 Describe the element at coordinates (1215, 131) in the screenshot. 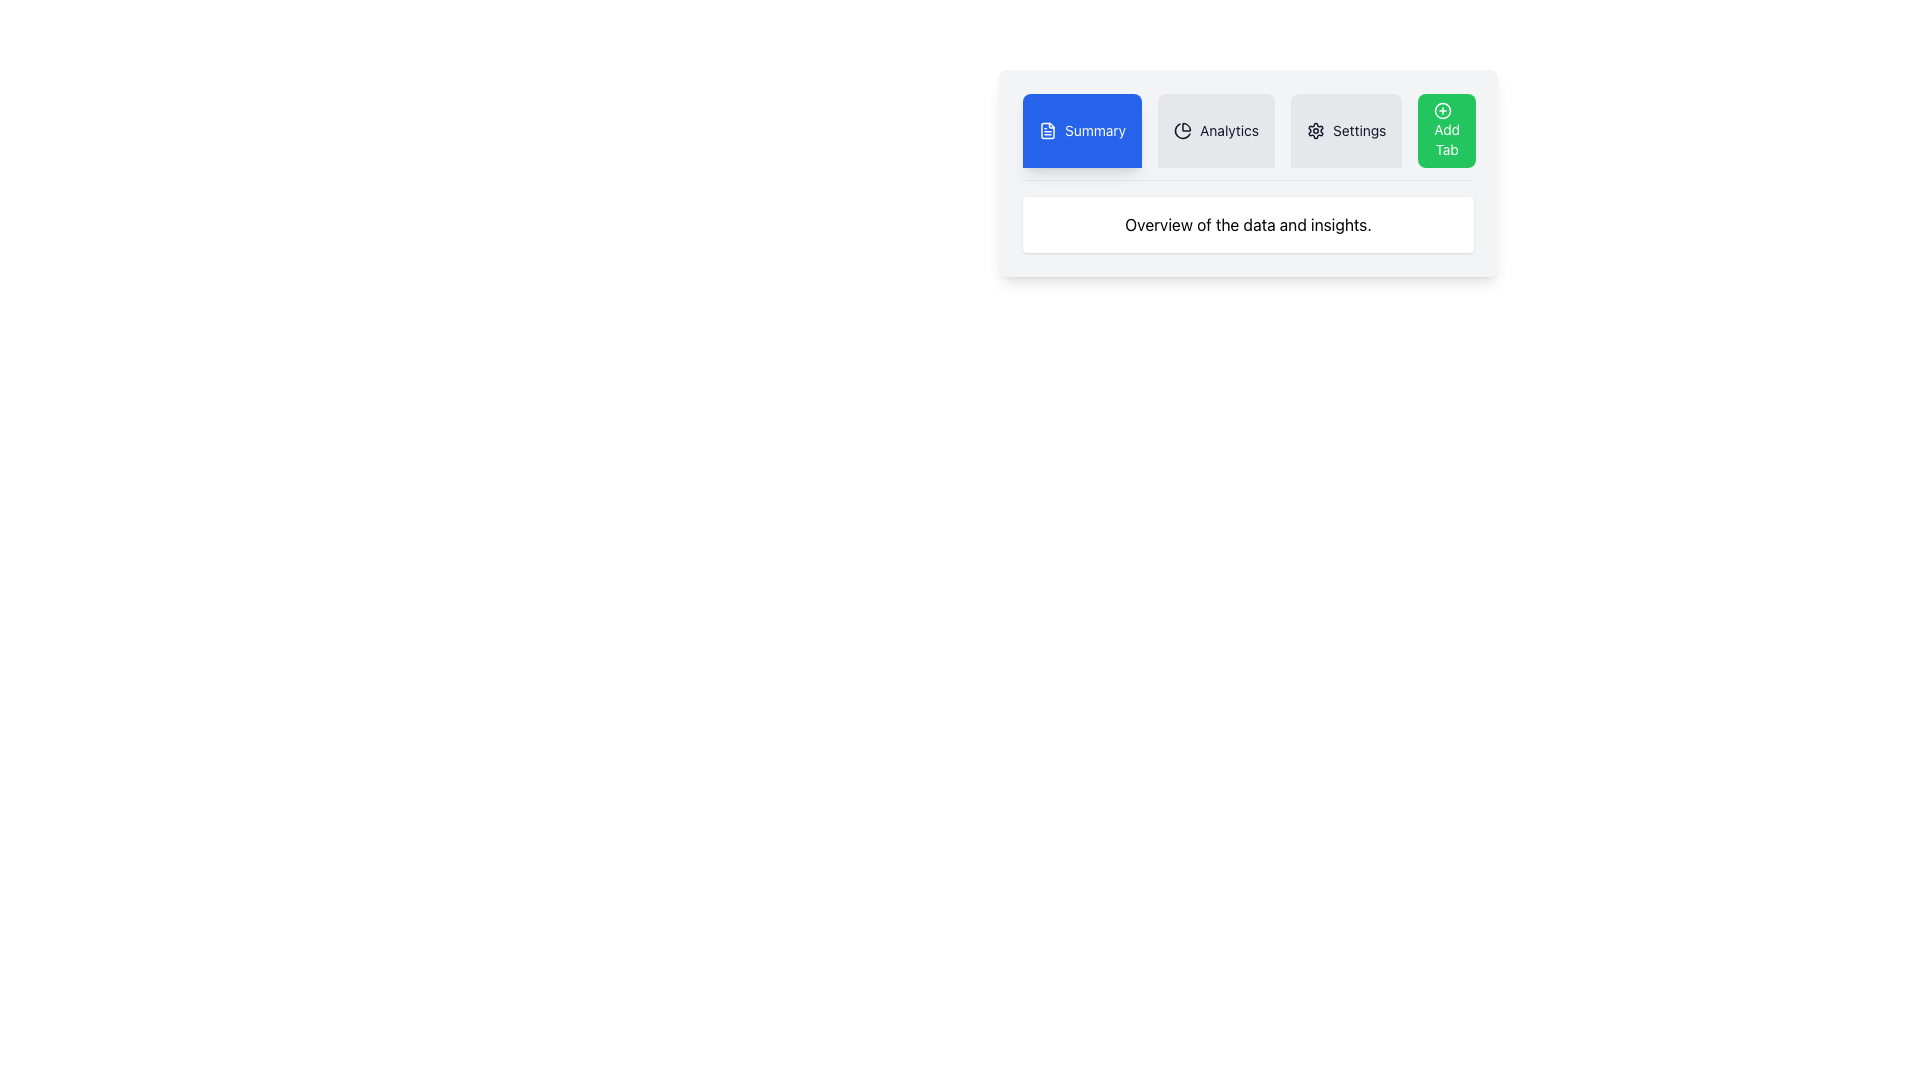

I see `the 'Analytics' button, which is the second button in a row of four, featuring a gray background, black text, and a pie chart icon` at that location.